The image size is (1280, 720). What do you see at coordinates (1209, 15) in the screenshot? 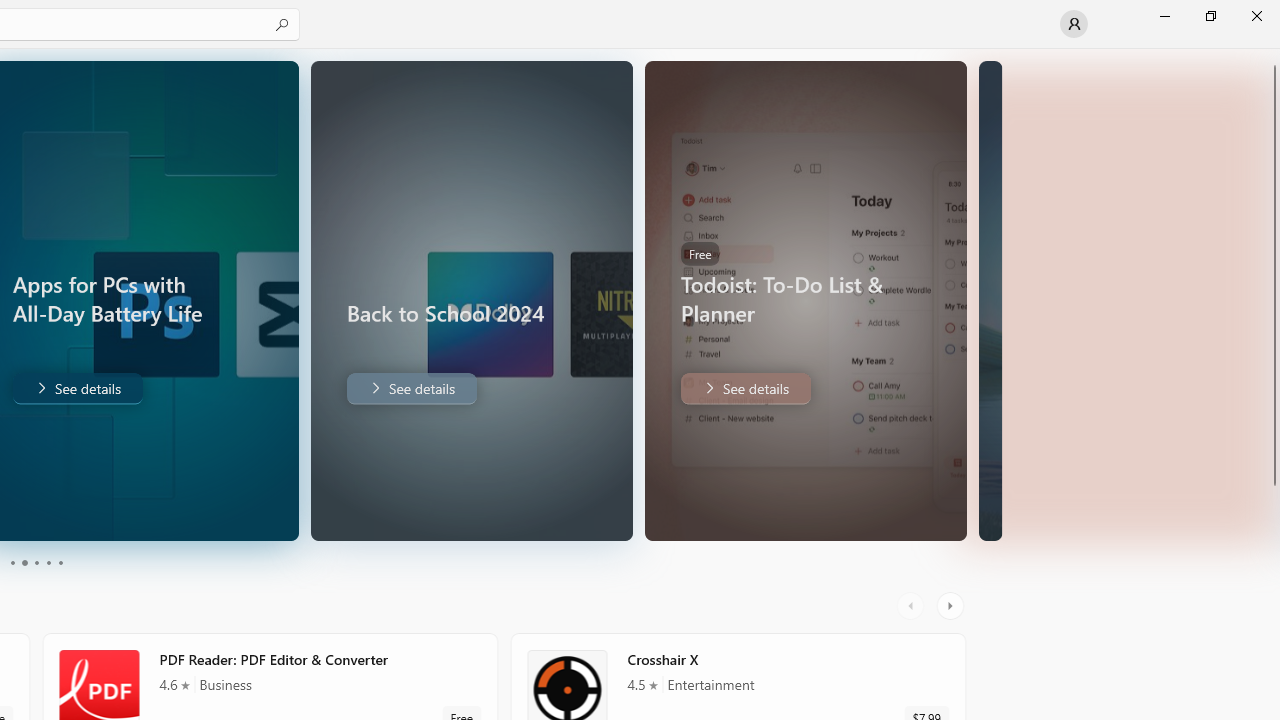
I see `'Restore Microsoft Store'` at bounding box center [1209, 15].